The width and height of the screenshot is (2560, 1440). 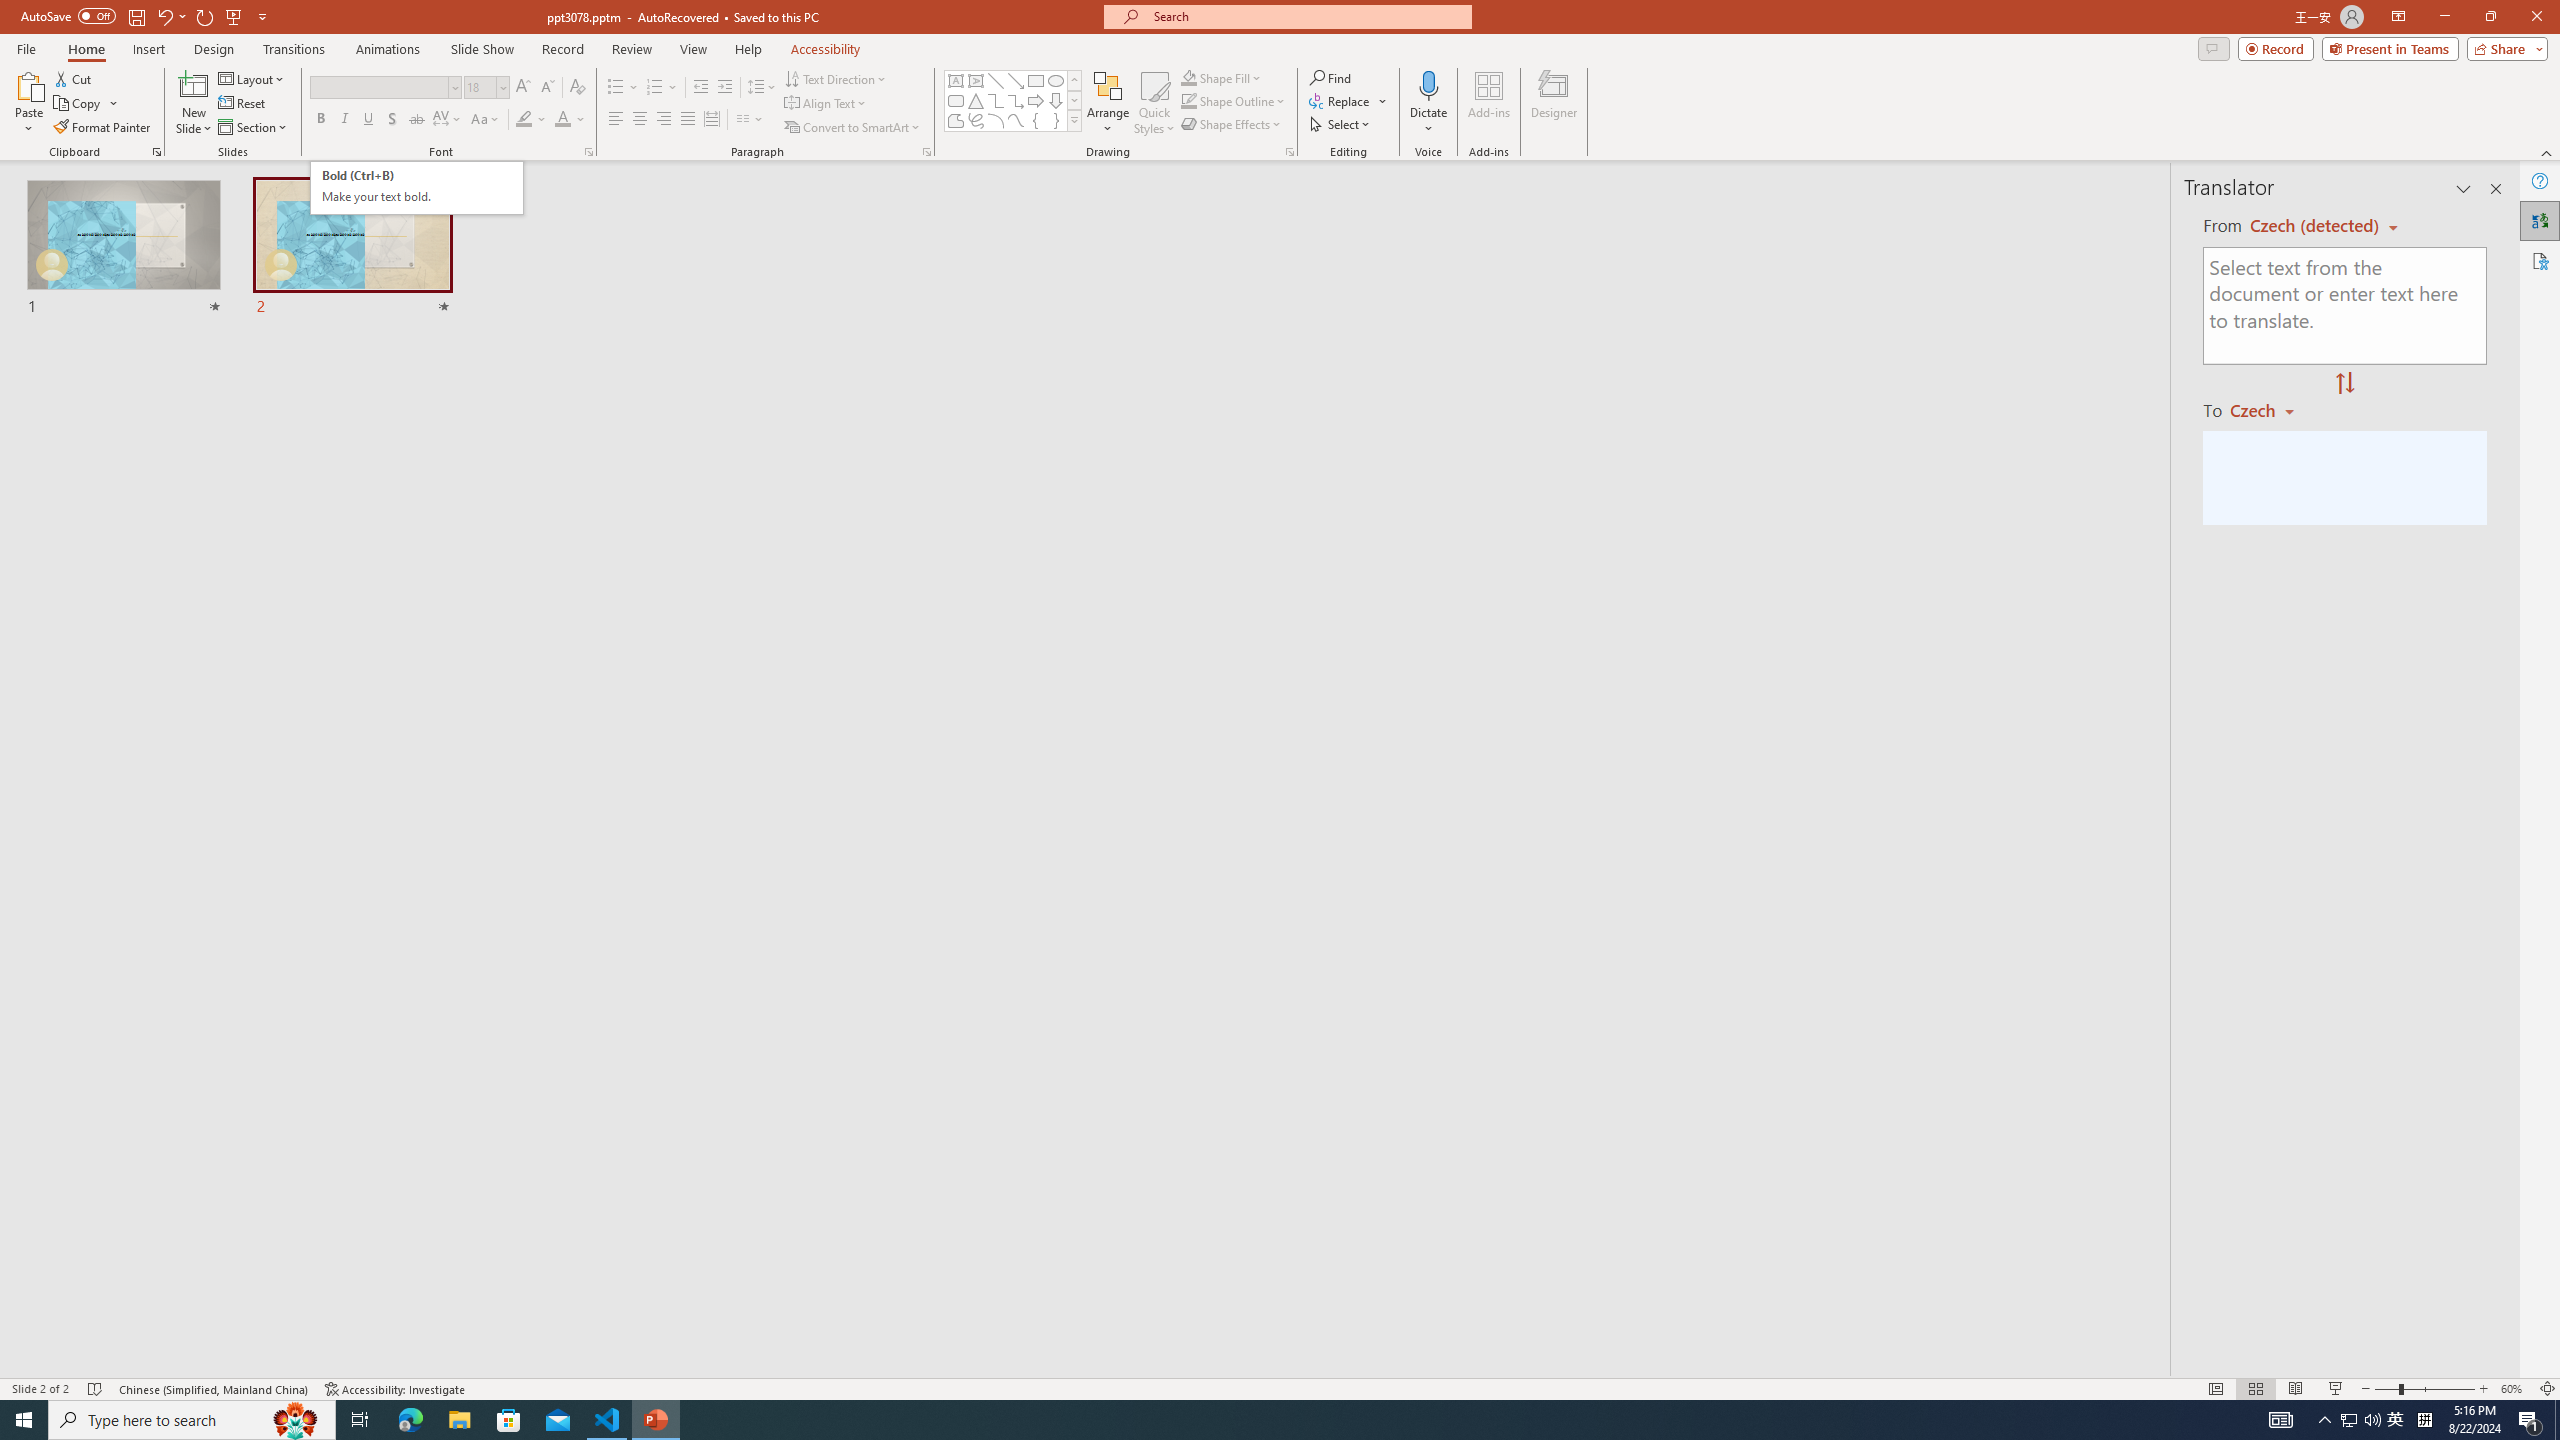 What do you see at coordinates (974, 80) in the screenshot?
I see `'Vertical Text Box'` at bounding box center [974, 80].